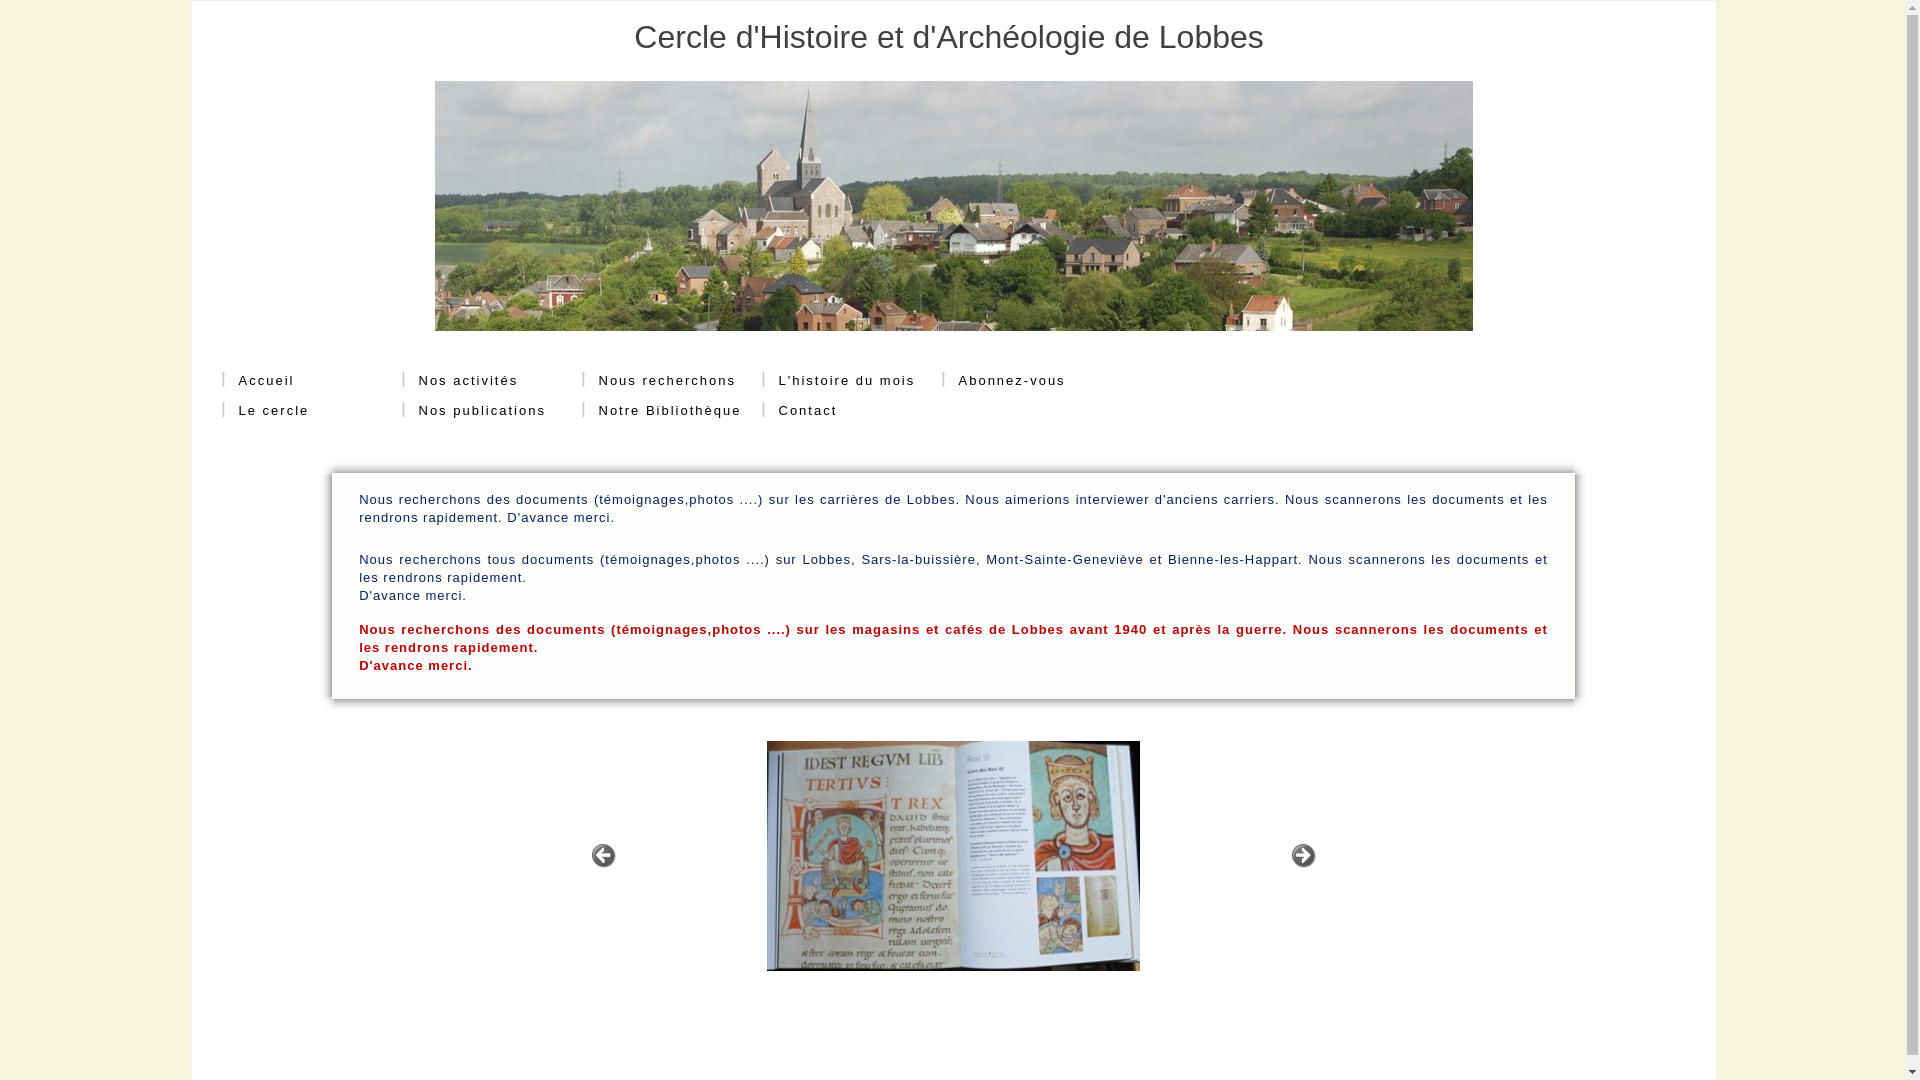  Describe the element at coordinates (846, 381) in the screenshot. I see `'L'histoire du mois'` at that location.